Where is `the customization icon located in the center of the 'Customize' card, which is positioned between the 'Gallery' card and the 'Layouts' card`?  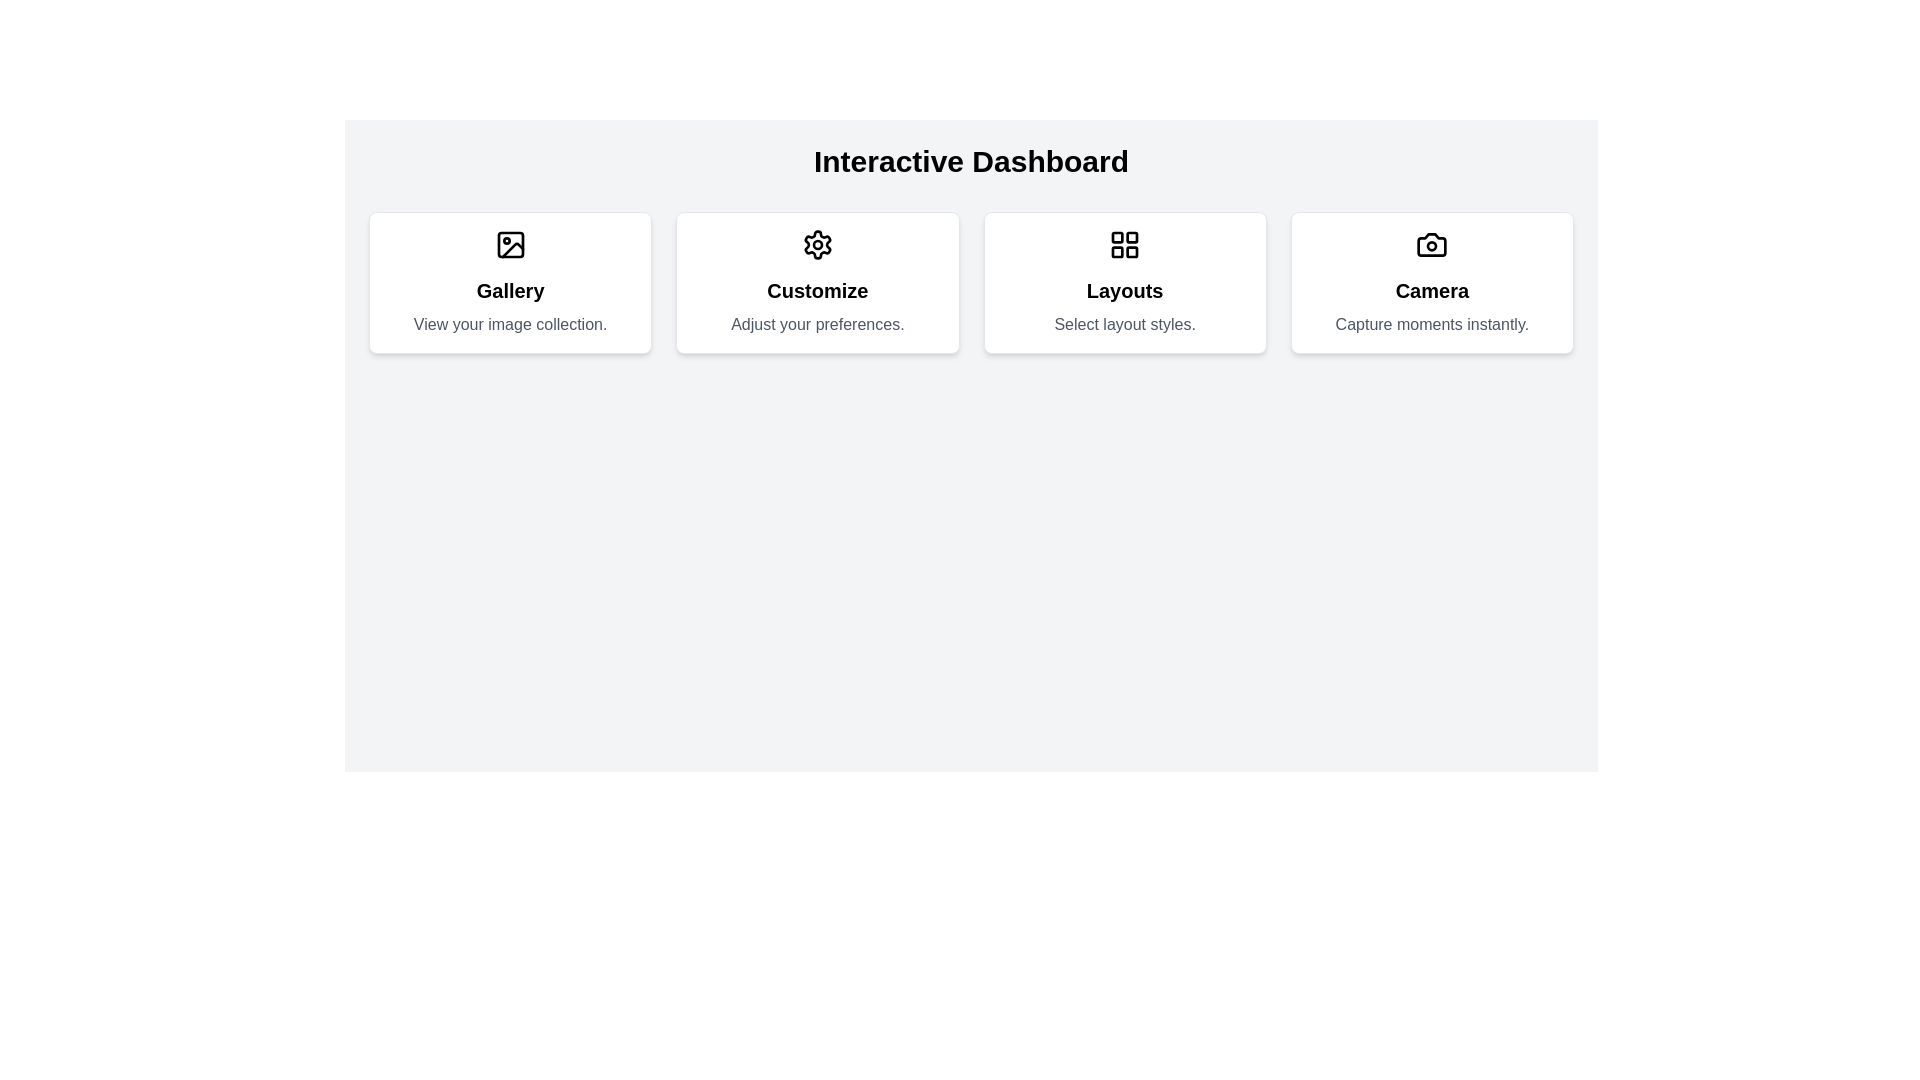
the customization icon located in the center of the 'Customize' card, which is positioned between the 'Gallery' card and the 'Layouts' card is located at coordinates (817, 244).